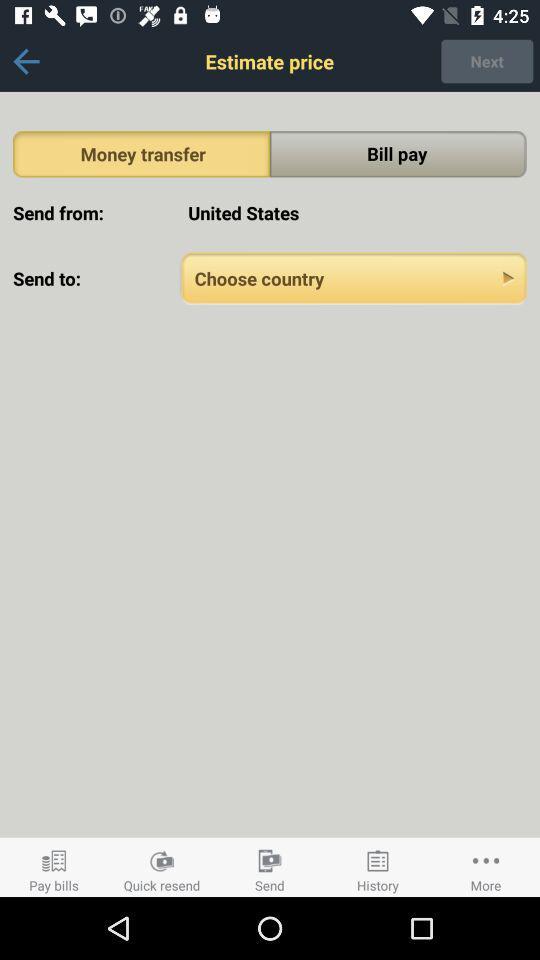  I want to click on the bill pay icon, so click(398, 153).